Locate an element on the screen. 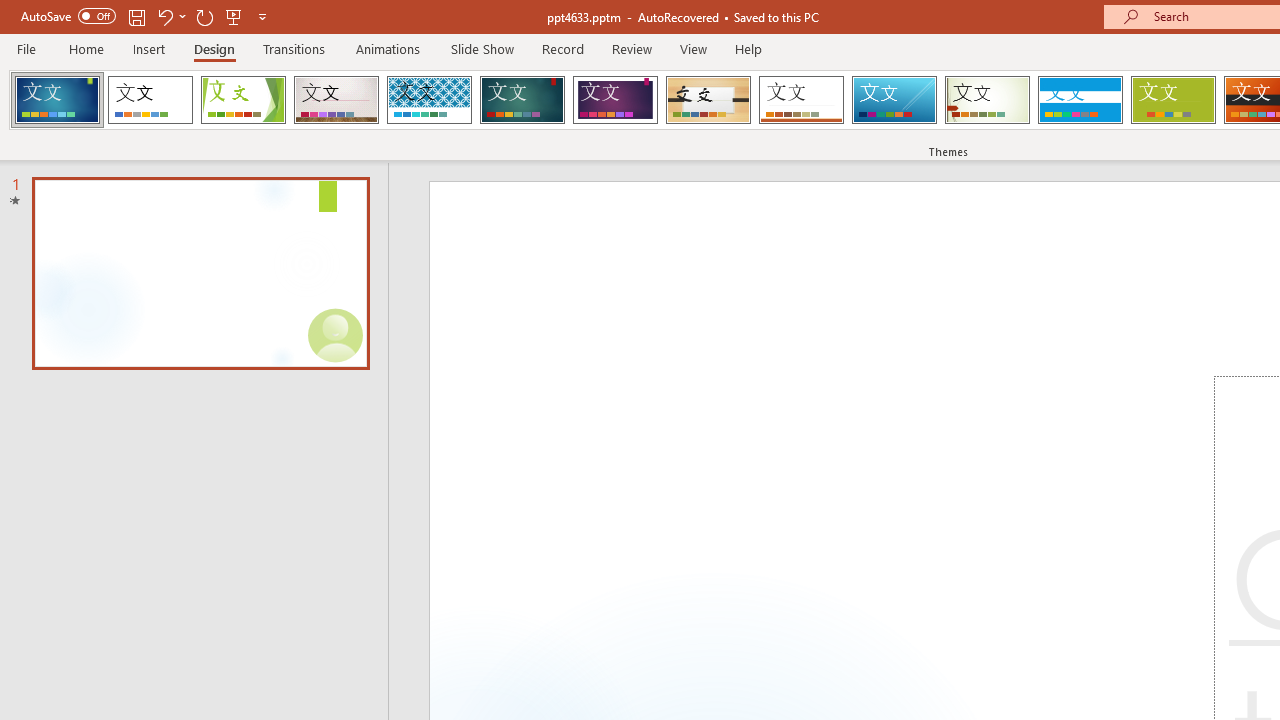 Image resolution: width=1280 pixels, height=720 pixels. 'Animations' is located at coordinates (388, 48).